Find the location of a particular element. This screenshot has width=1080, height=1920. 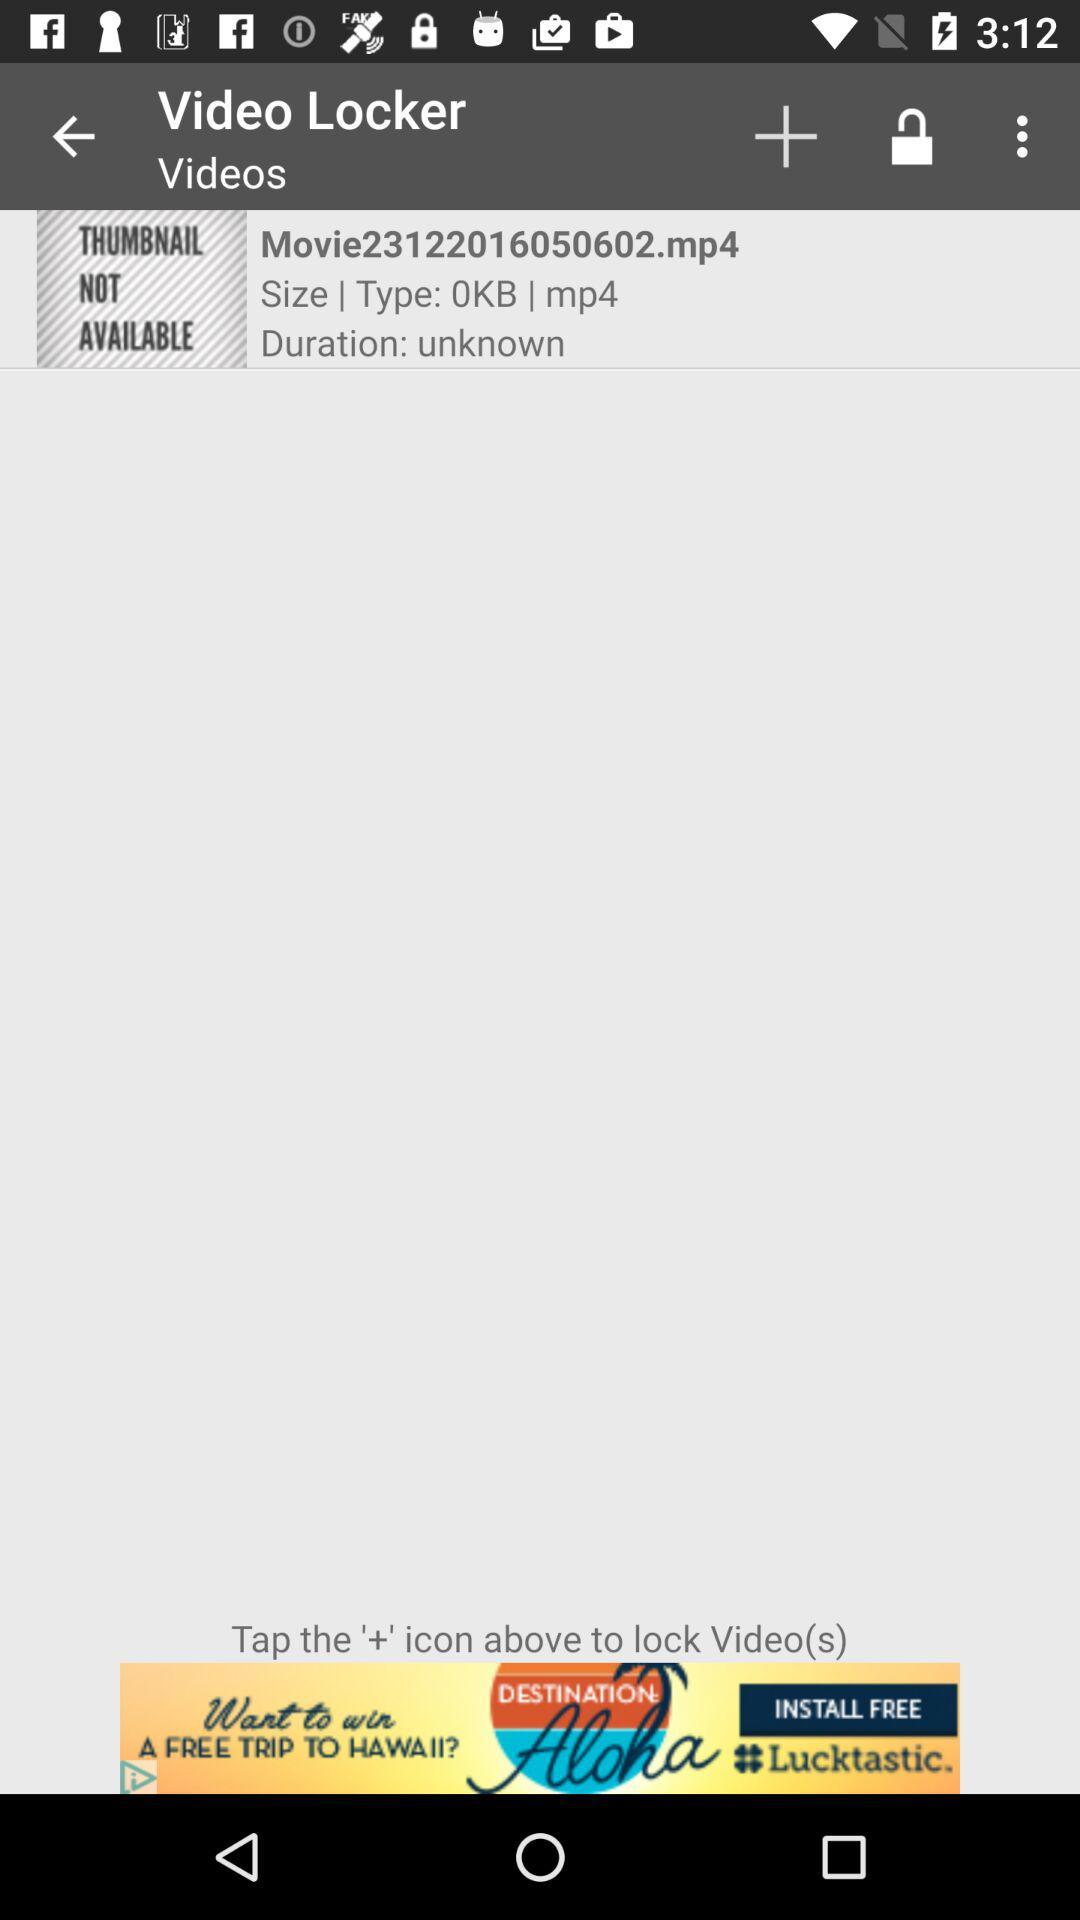

the icon to the left of video locker item is located at coordinates (72, 135).